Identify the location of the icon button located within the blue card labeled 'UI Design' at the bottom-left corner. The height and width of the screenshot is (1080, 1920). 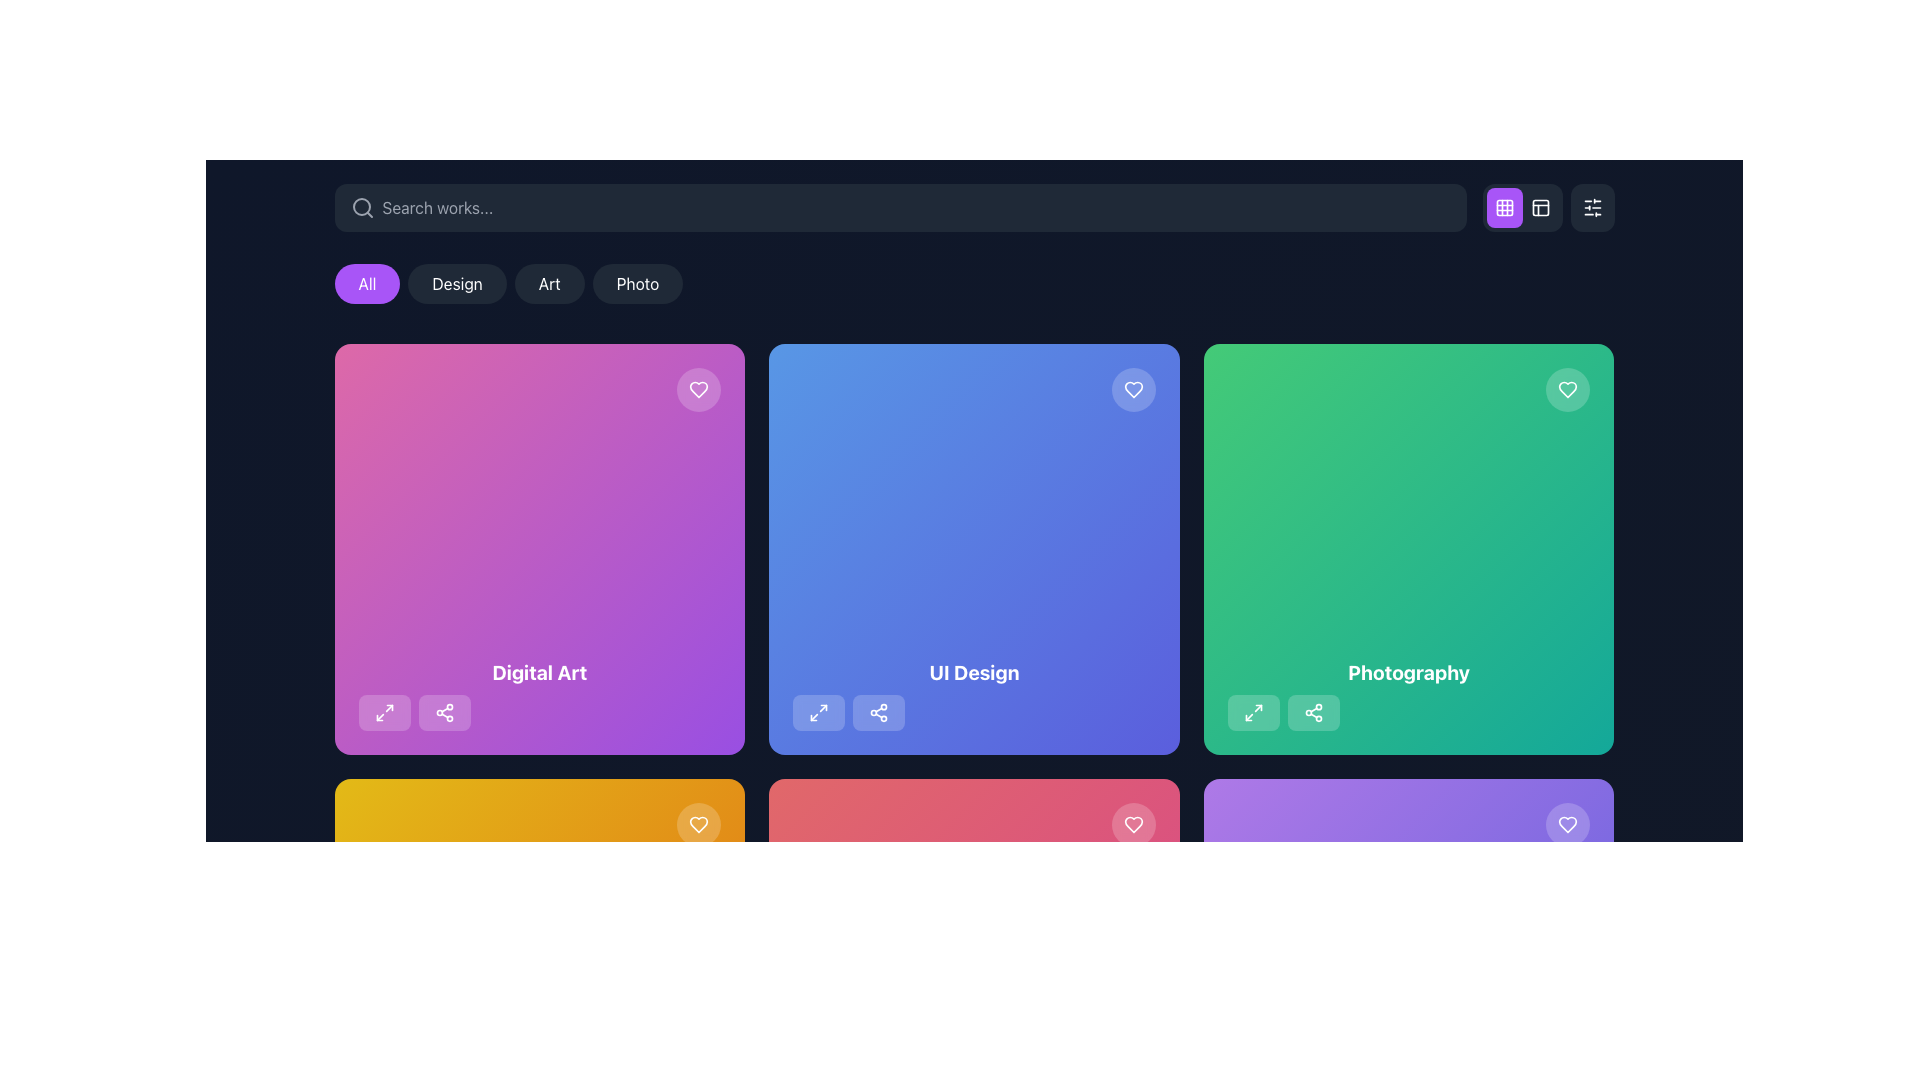
(819, 711).